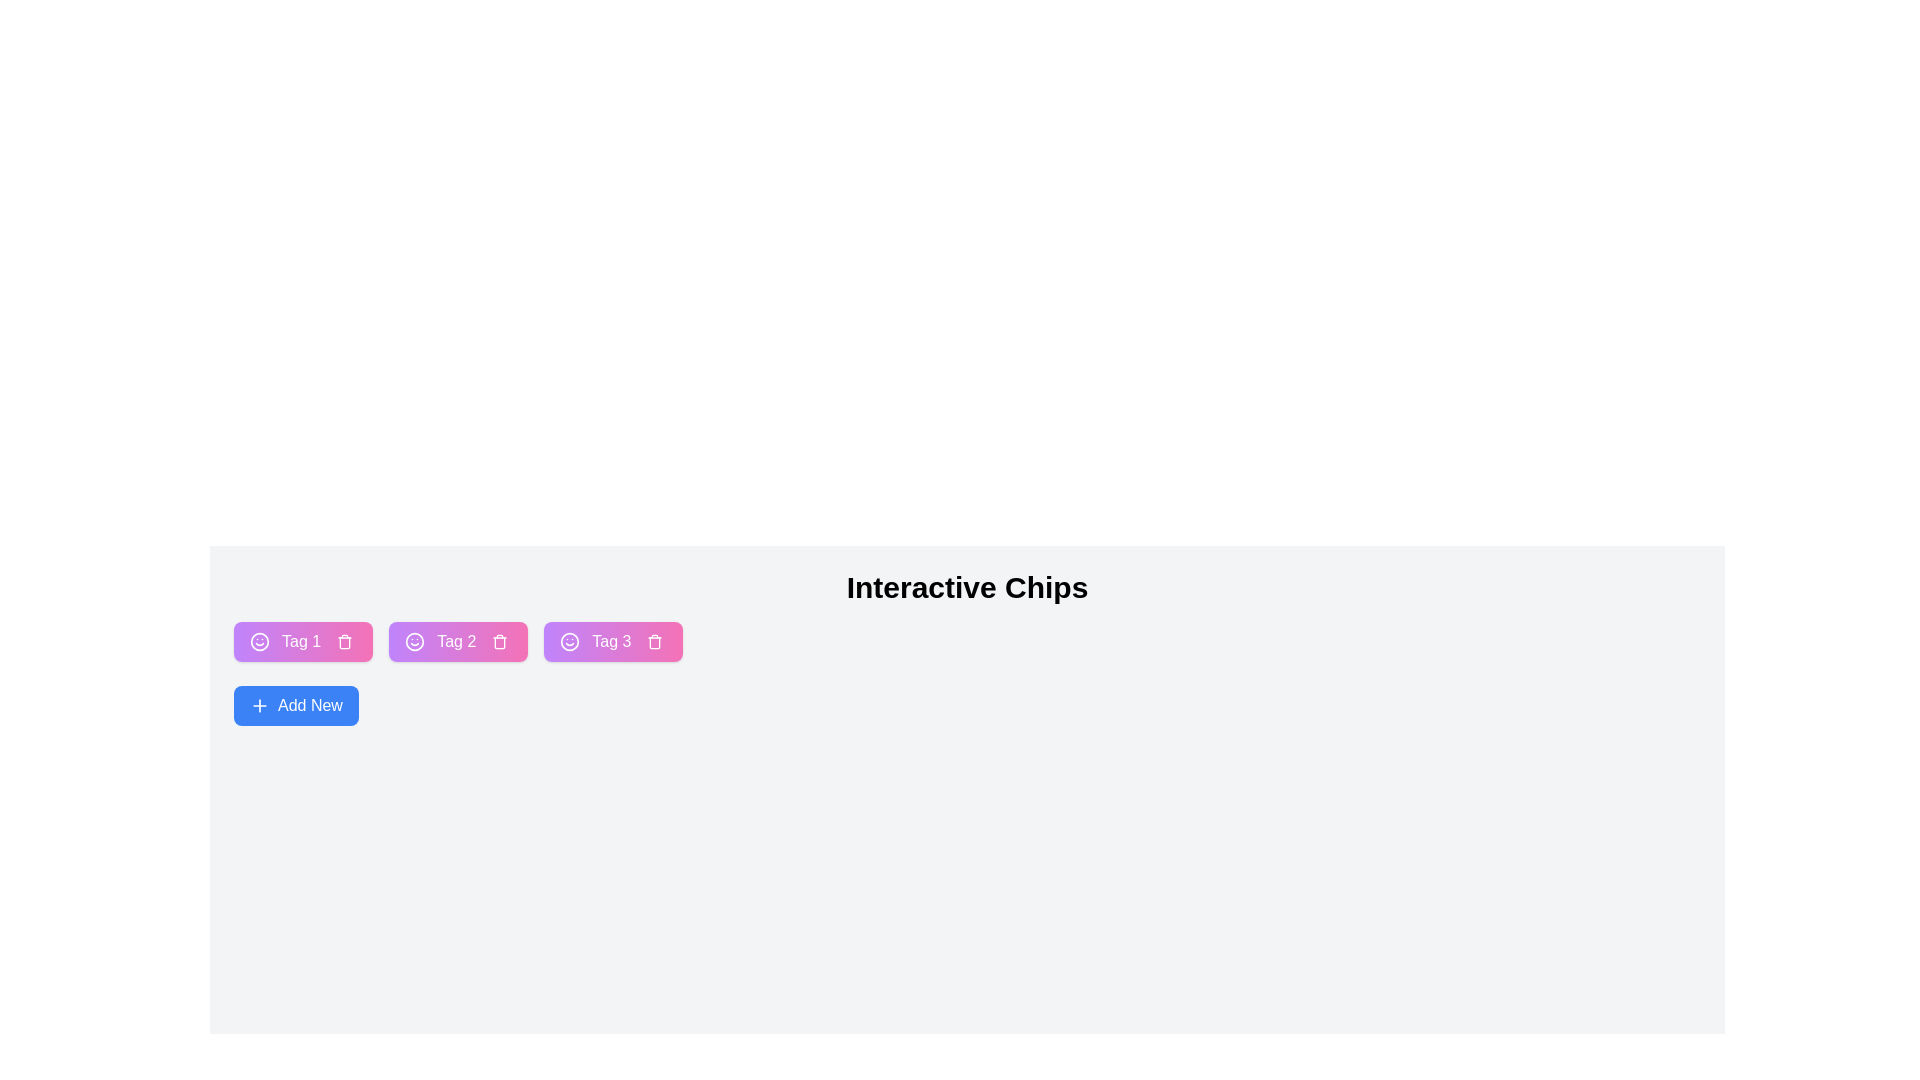  I want to click on the label of the chip named Tag 1 to select its text, so click(300, 641).